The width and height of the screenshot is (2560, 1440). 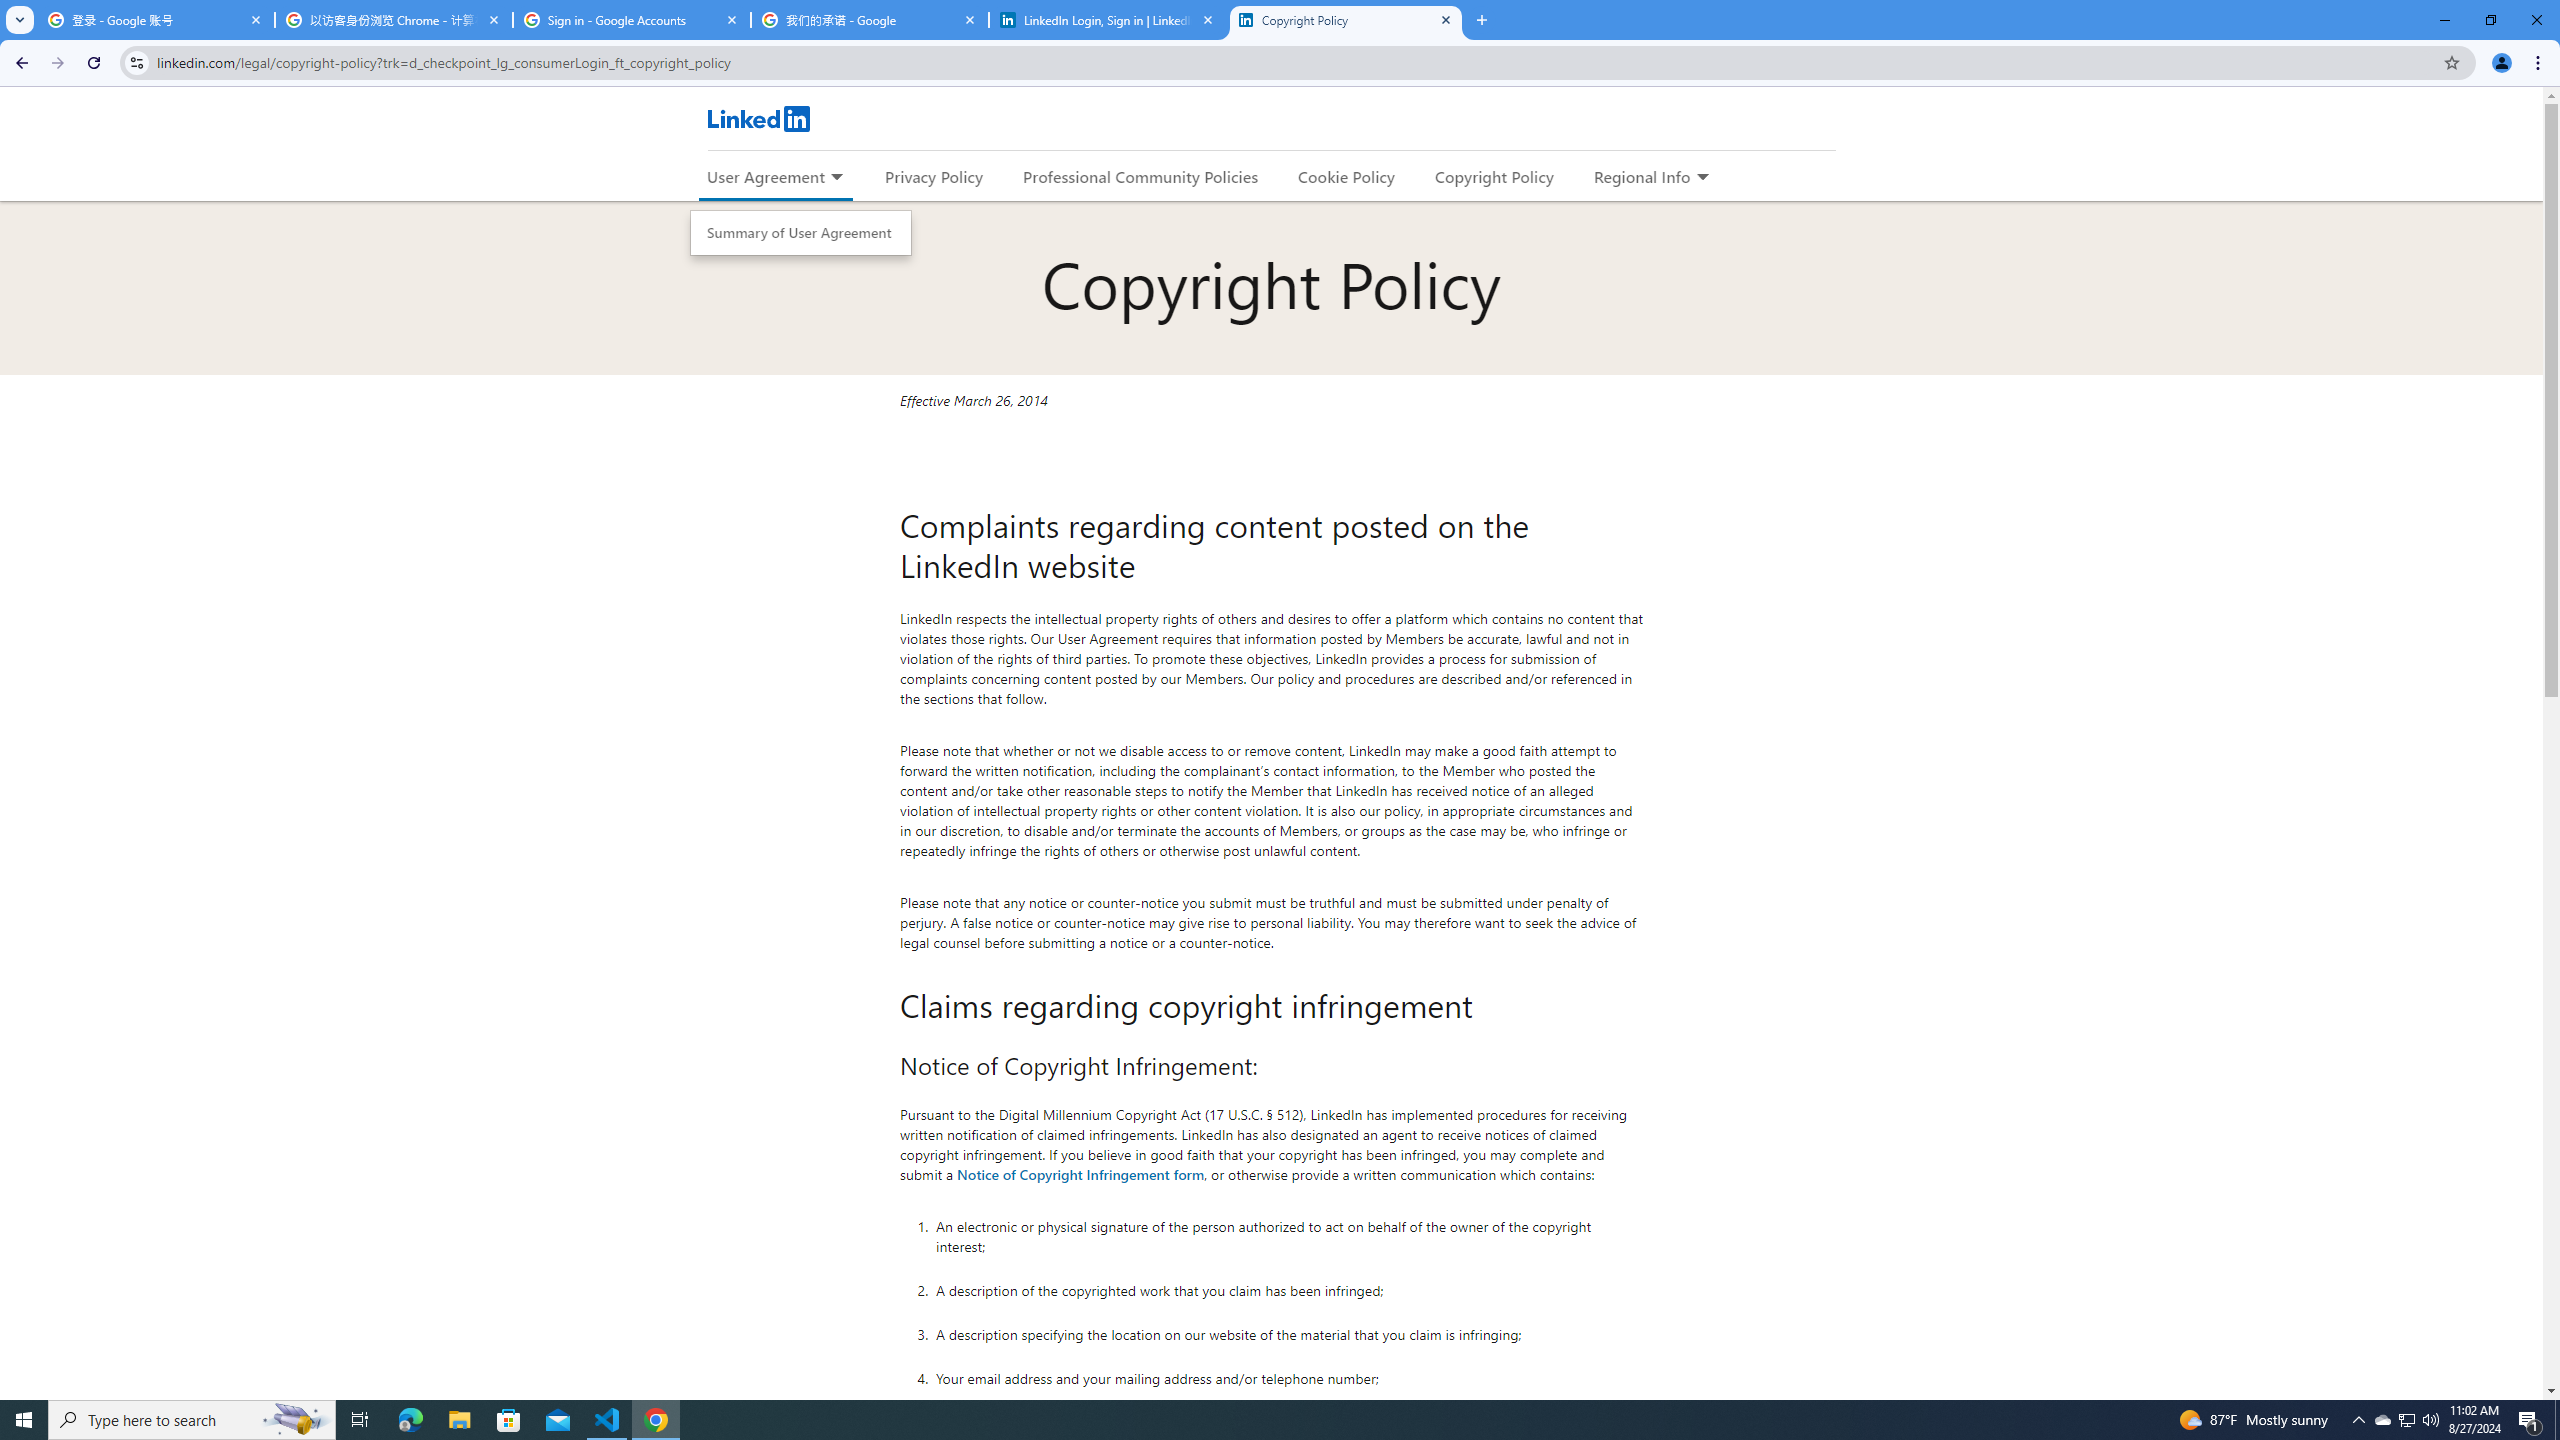 What do you see at coordinates (631, 19) in the screenshot?
I see `'Sign in - Google Accounts'` at bounding box center [631, 19].